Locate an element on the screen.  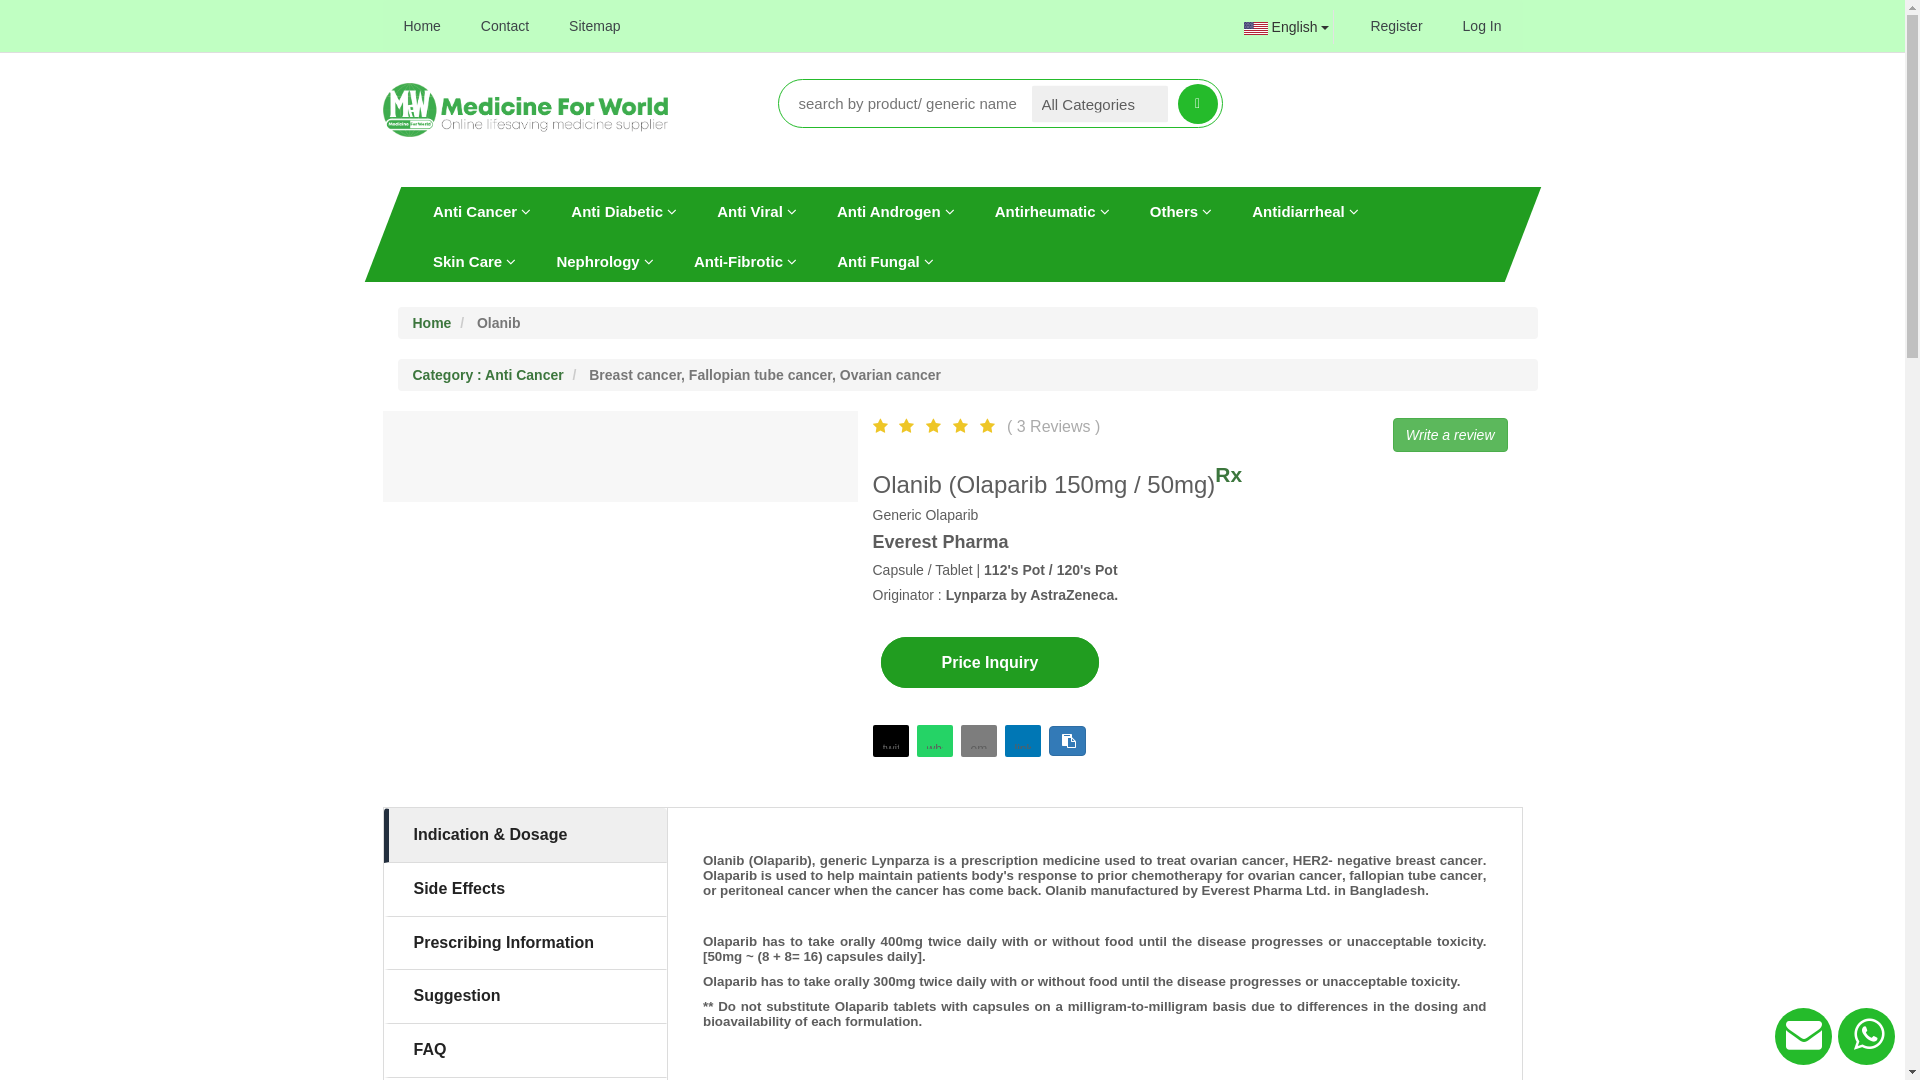
'Others' is located at coordinates (1180, 211).